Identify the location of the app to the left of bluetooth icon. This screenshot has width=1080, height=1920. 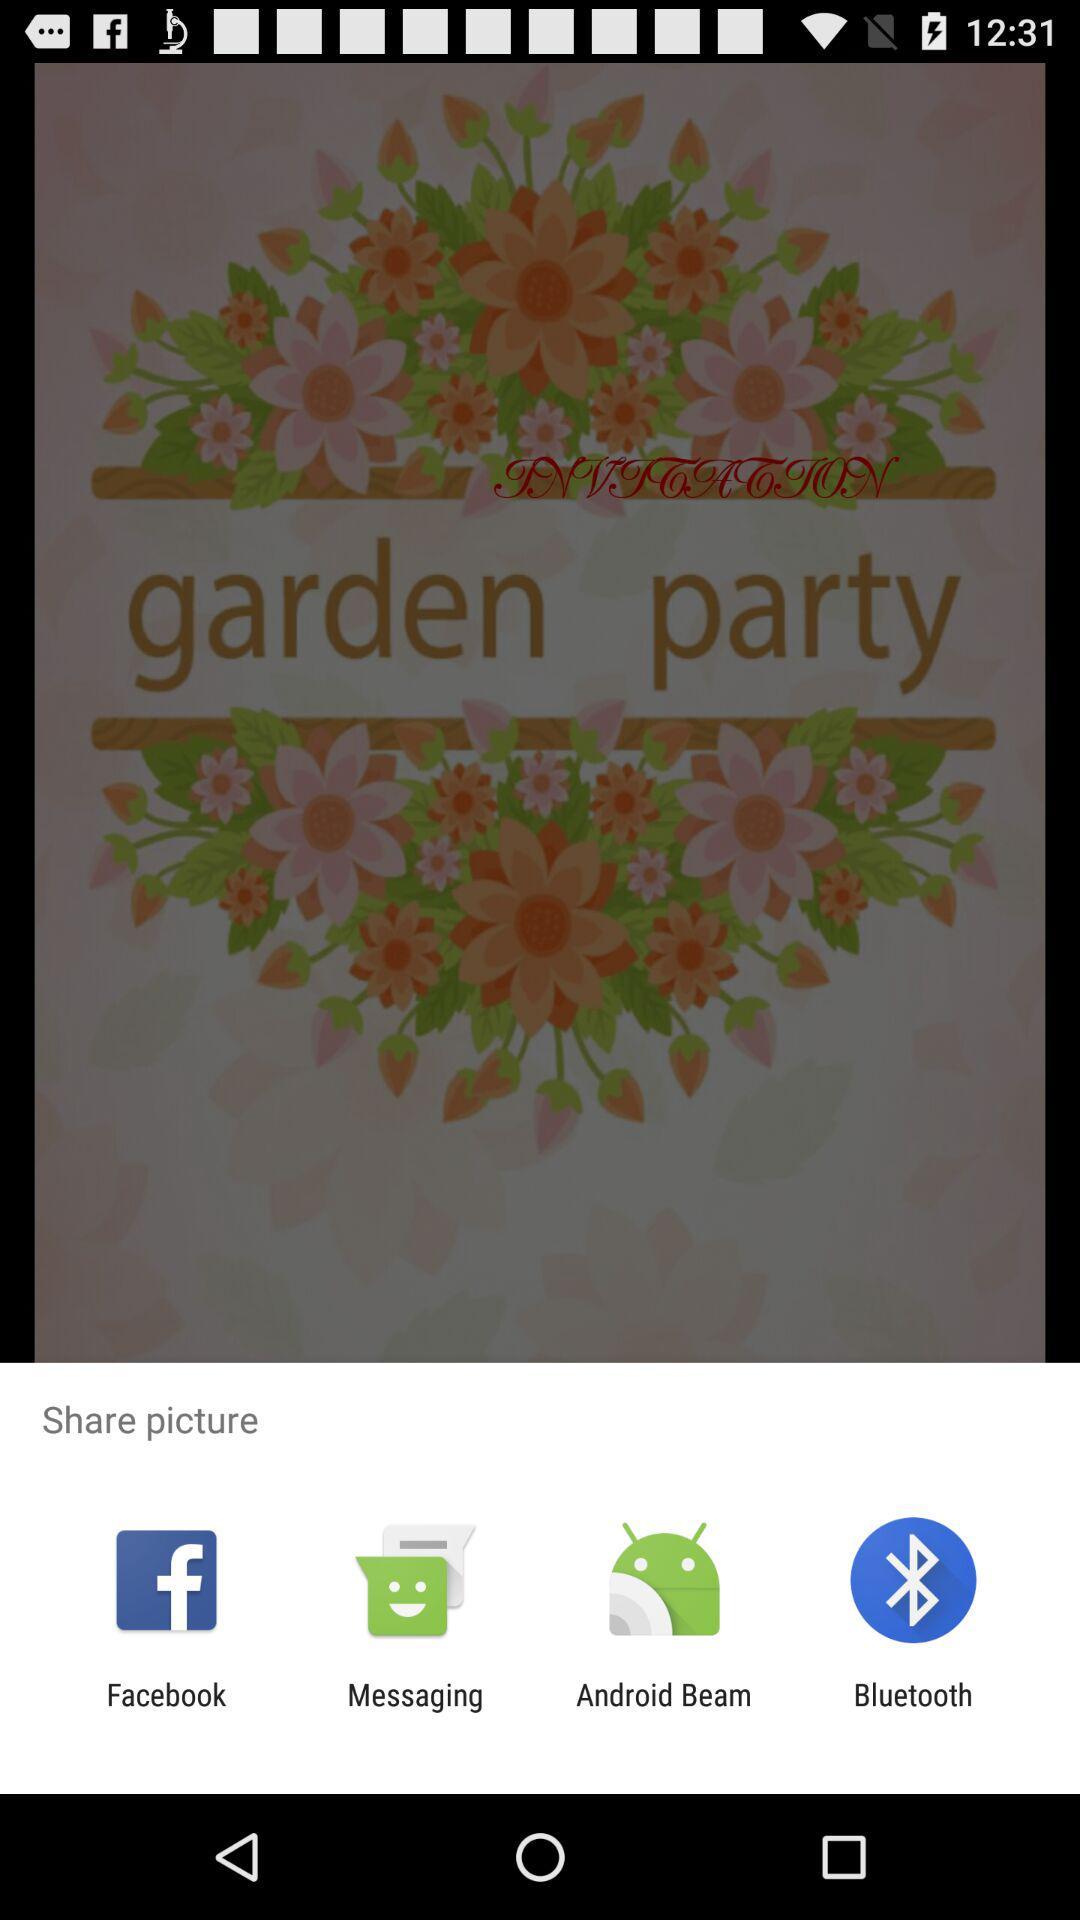
(664, 1711).